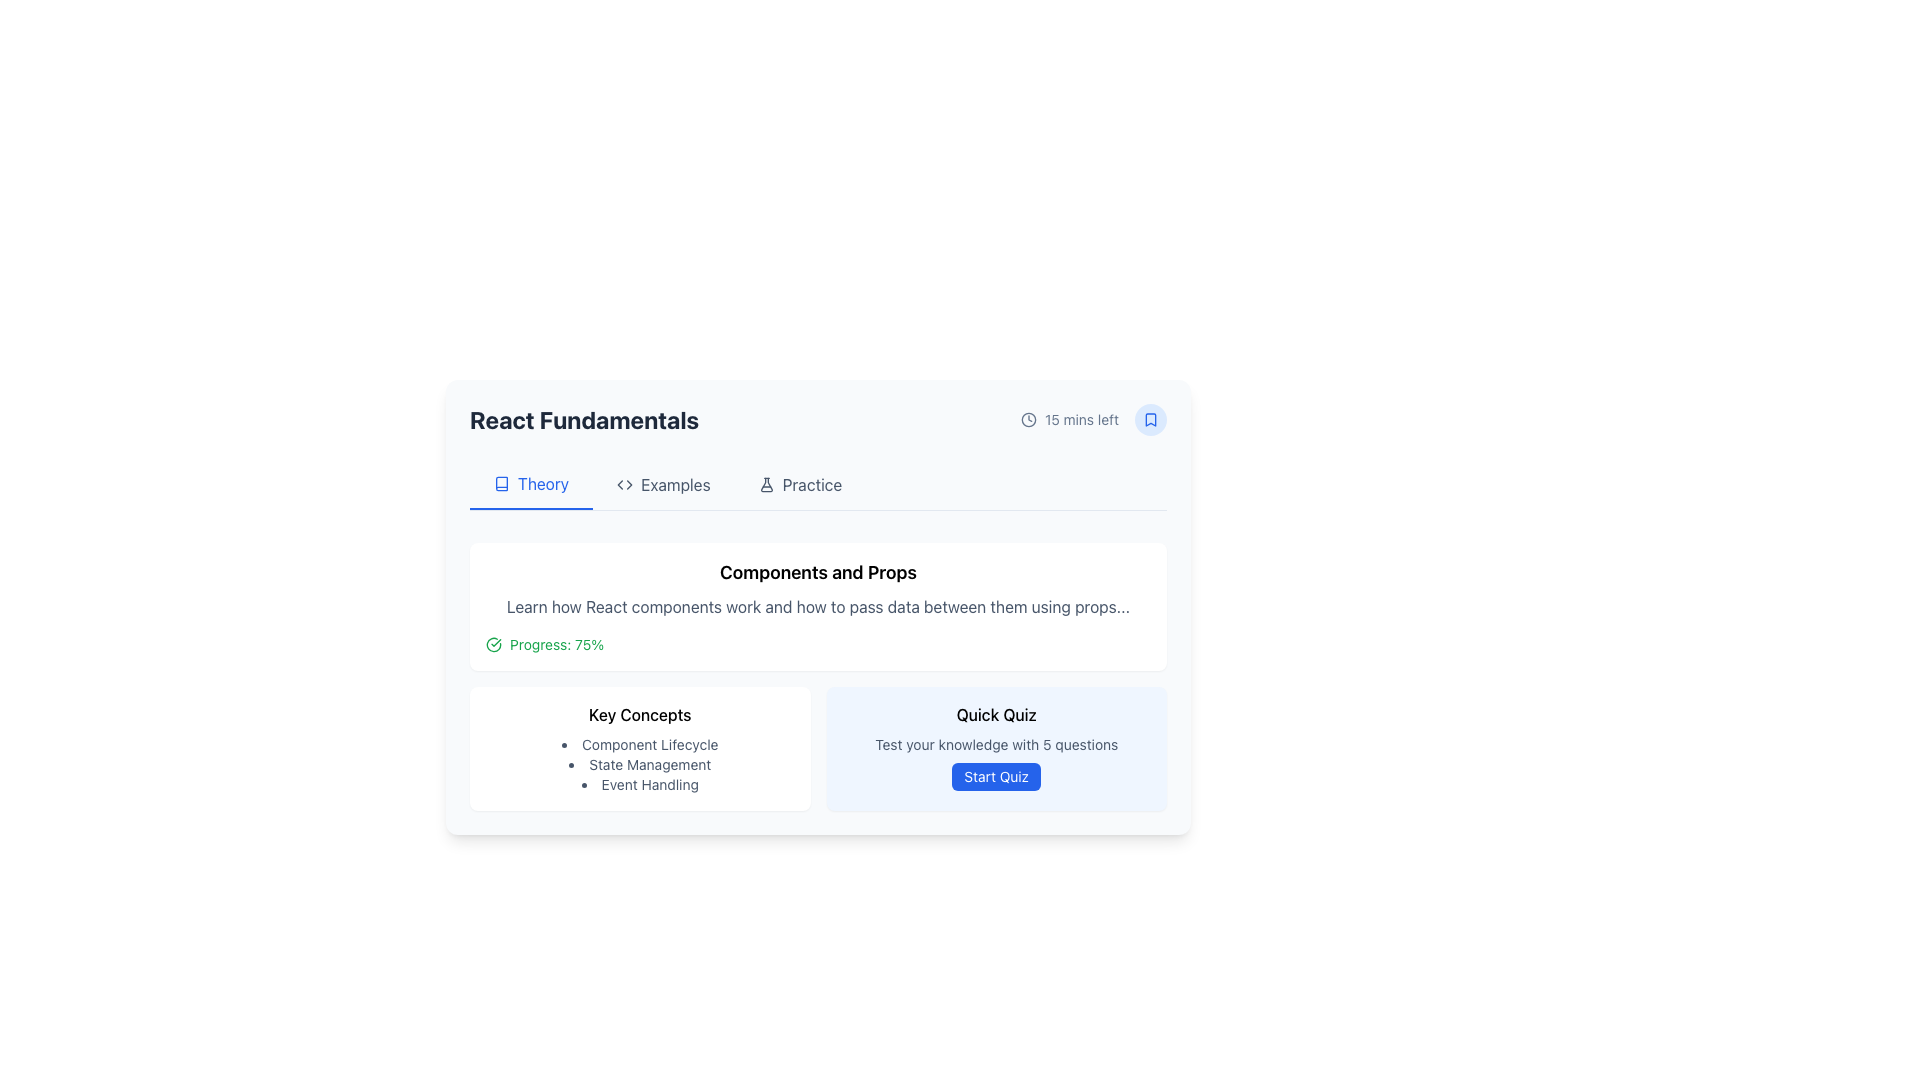  I want to click on the 'Theory' button in the navigation bar, so click(531, 485).